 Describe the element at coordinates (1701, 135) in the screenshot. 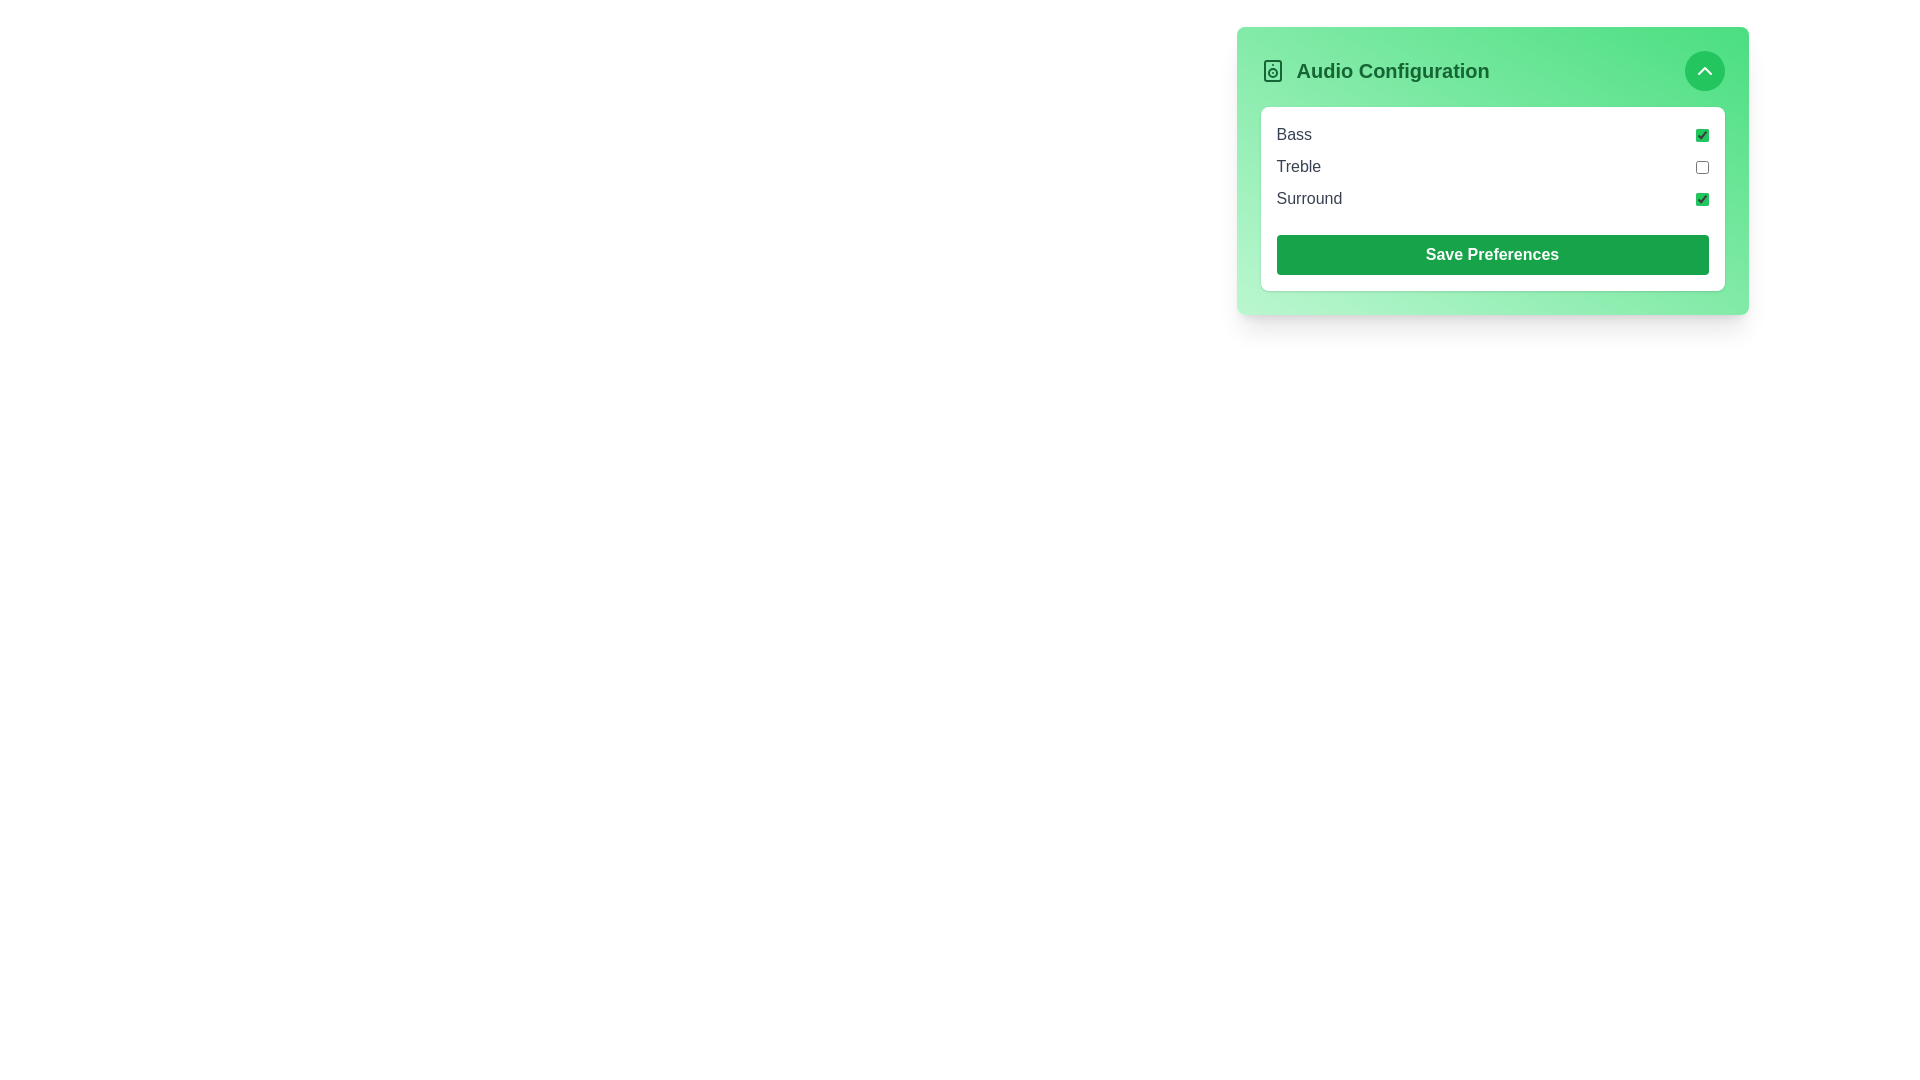

I see `the green checkbox next to the label 'Bass' in the audio settings configuration panel` at that location.